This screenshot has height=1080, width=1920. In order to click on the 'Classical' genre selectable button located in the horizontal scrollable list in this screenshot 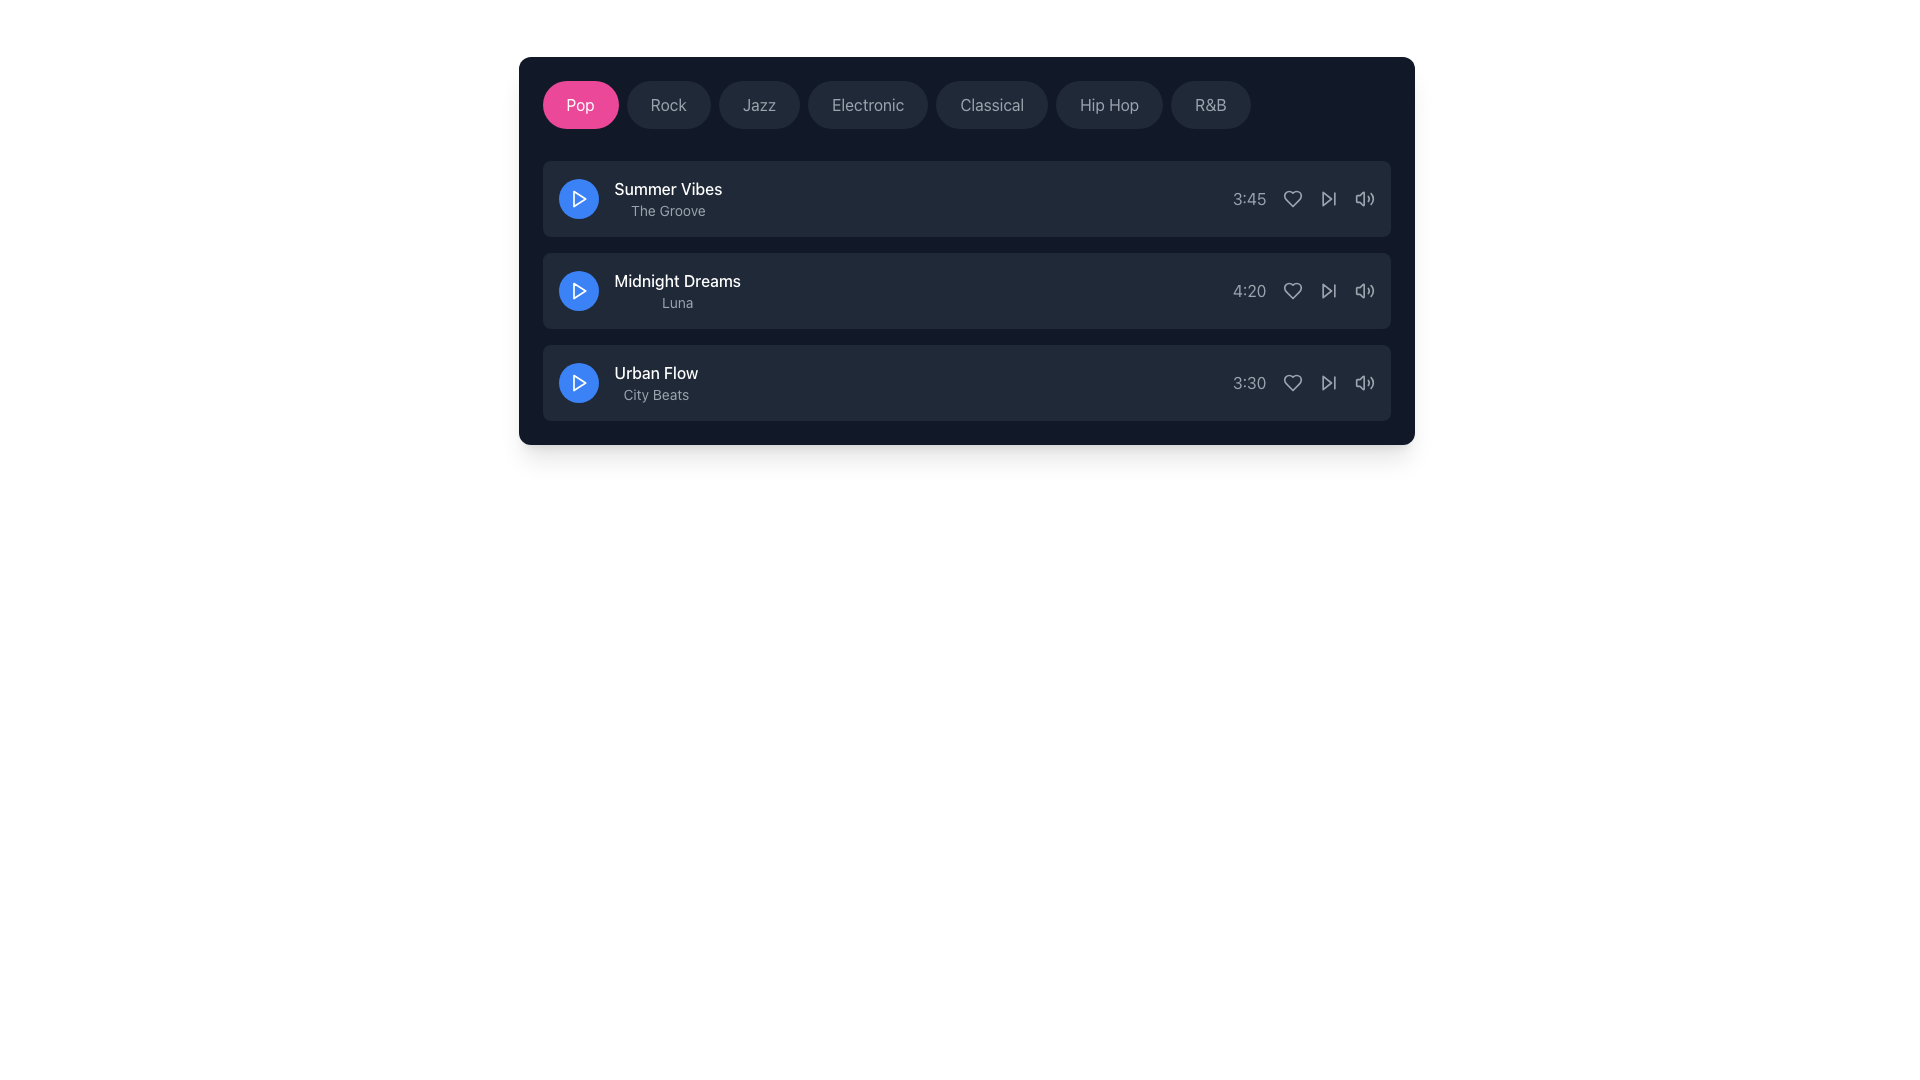, I will do `click(966, 104)`.